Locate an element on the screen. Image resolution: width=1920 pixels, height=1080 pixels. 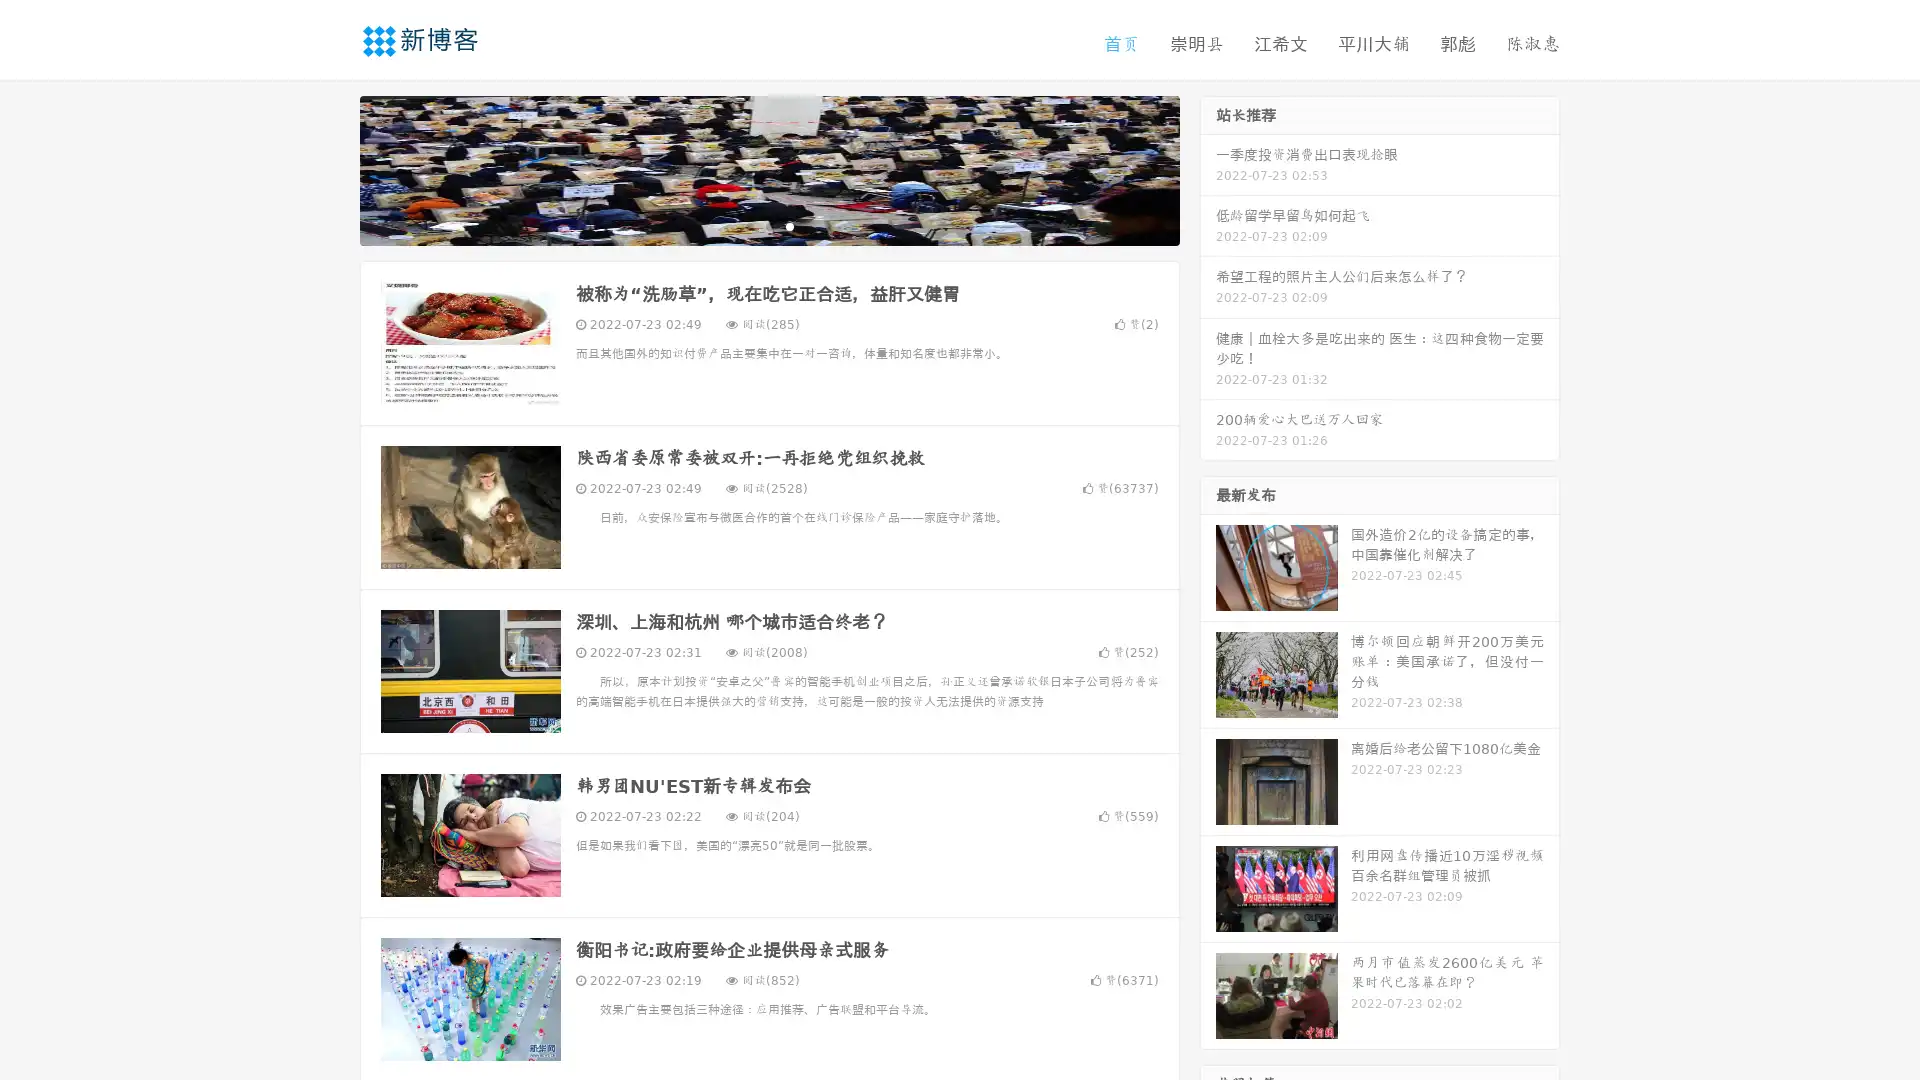
Go to slide 3 is located at coordinates (789, 225).